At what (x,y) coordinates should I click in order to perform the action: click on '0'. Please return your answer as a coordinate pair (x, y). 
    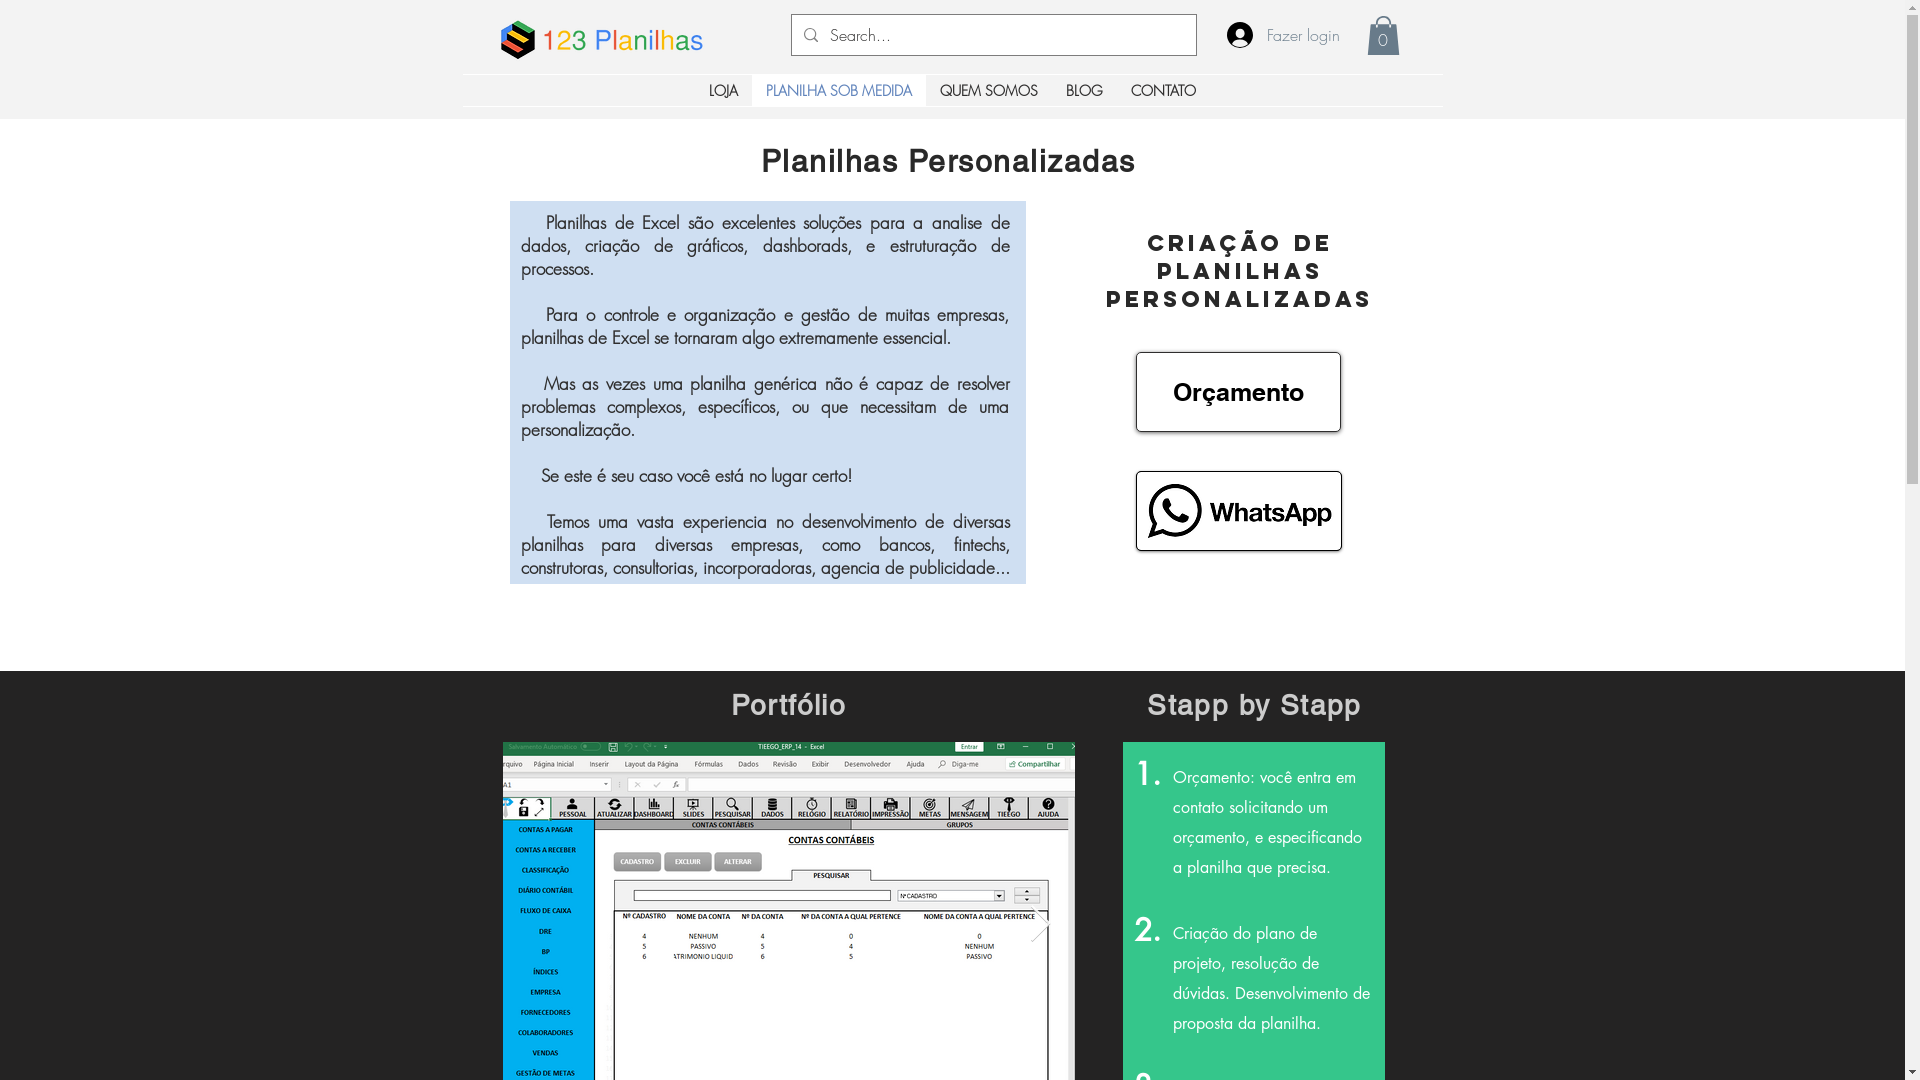
    Looking at the image, I should click on (1365, 35).